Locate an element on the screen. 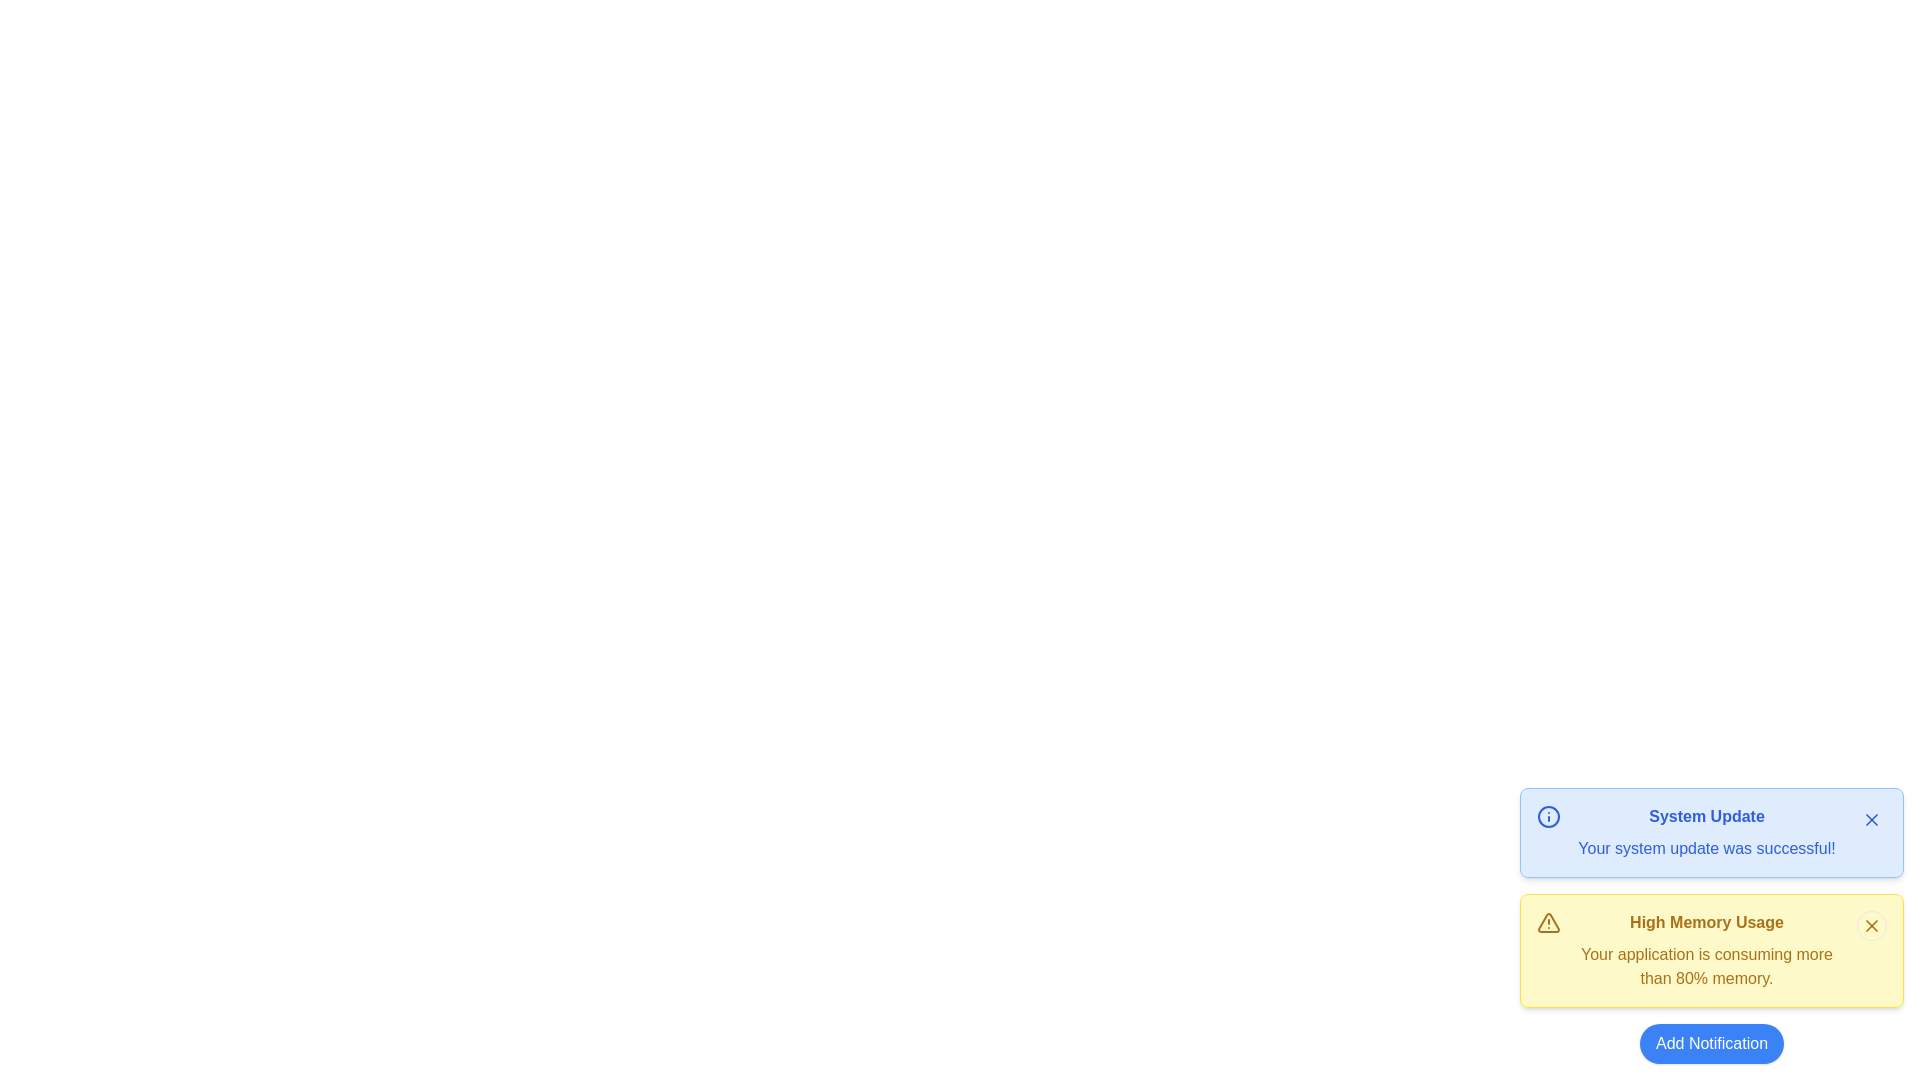 Image resolution: width=1920 pixels, height=1080 pixels. text content displayed in the text component that shows 'Your application is consuming more than 80% memory.' within the yellow notification box titled 'High Memory Usage' is located at coordinates (1706, 966).